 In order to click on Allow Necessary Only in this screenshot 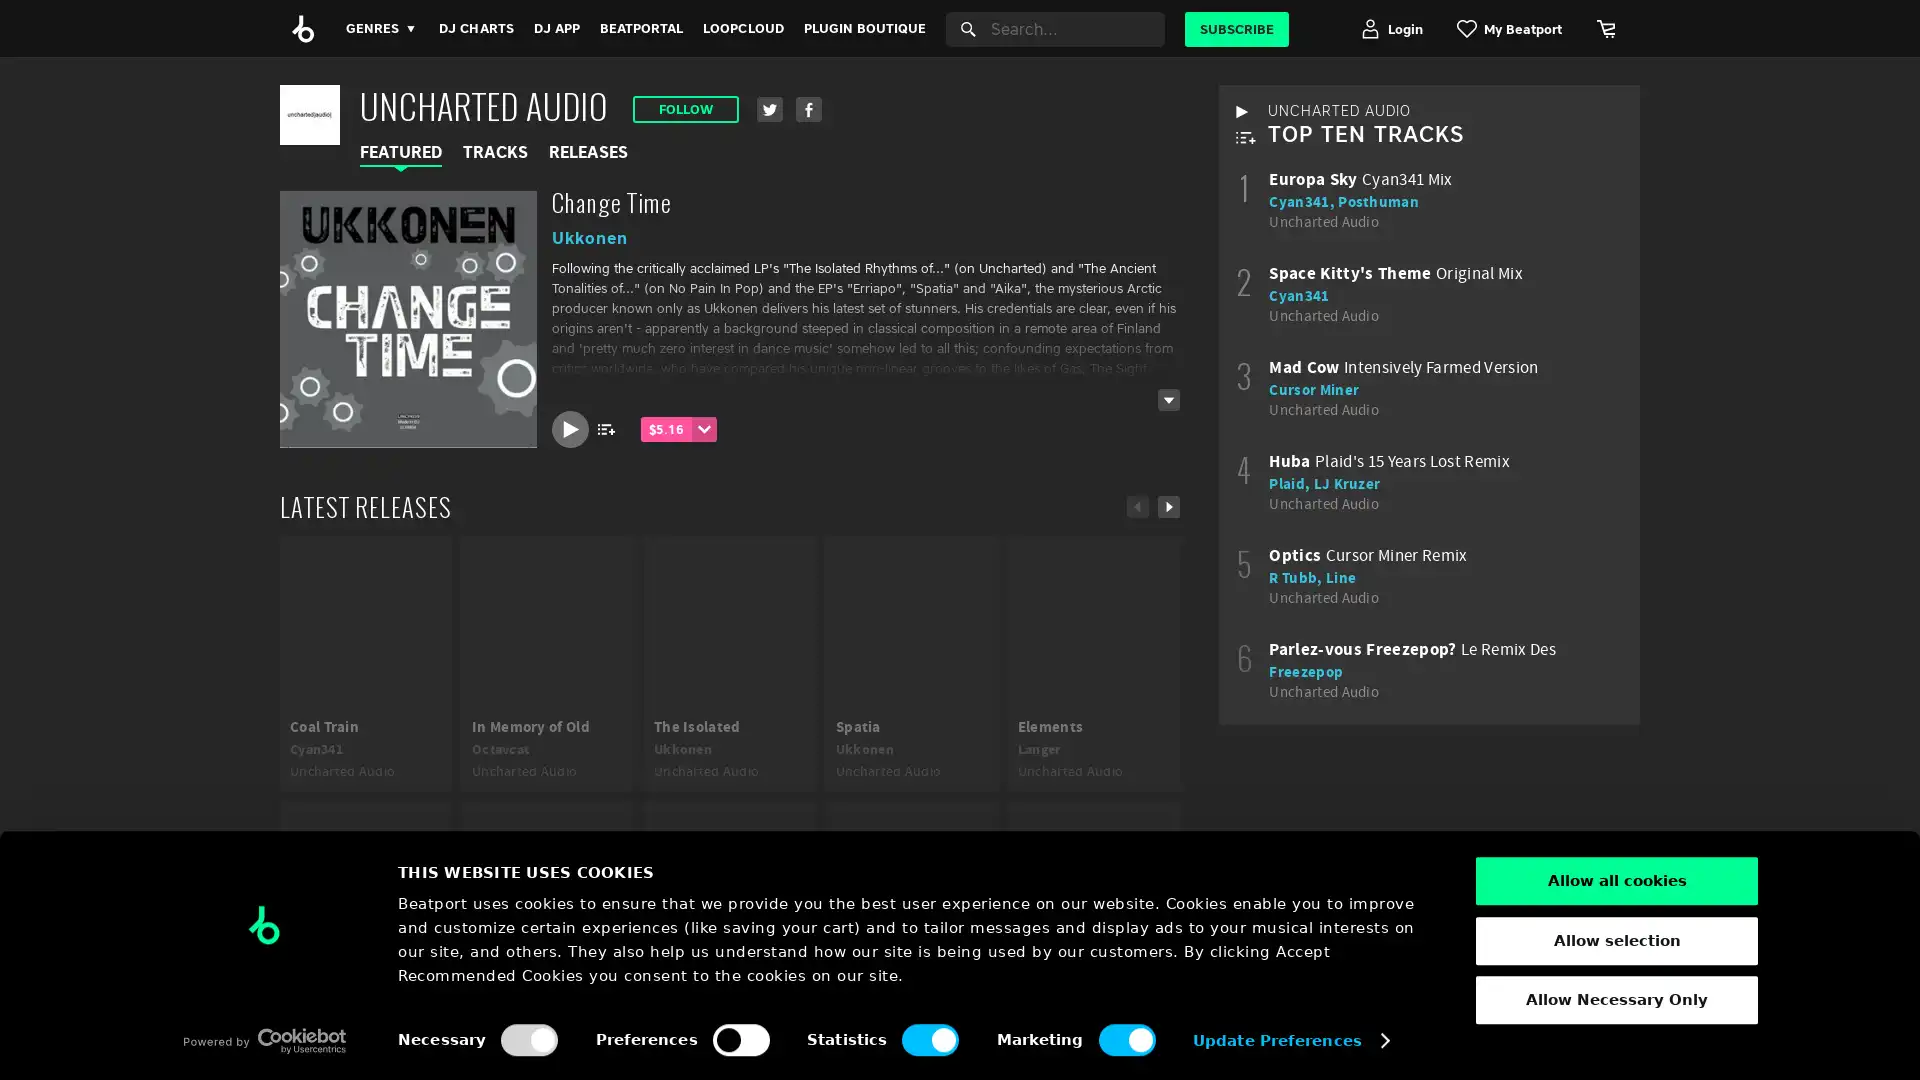, I will do `click(1617, 999)`.